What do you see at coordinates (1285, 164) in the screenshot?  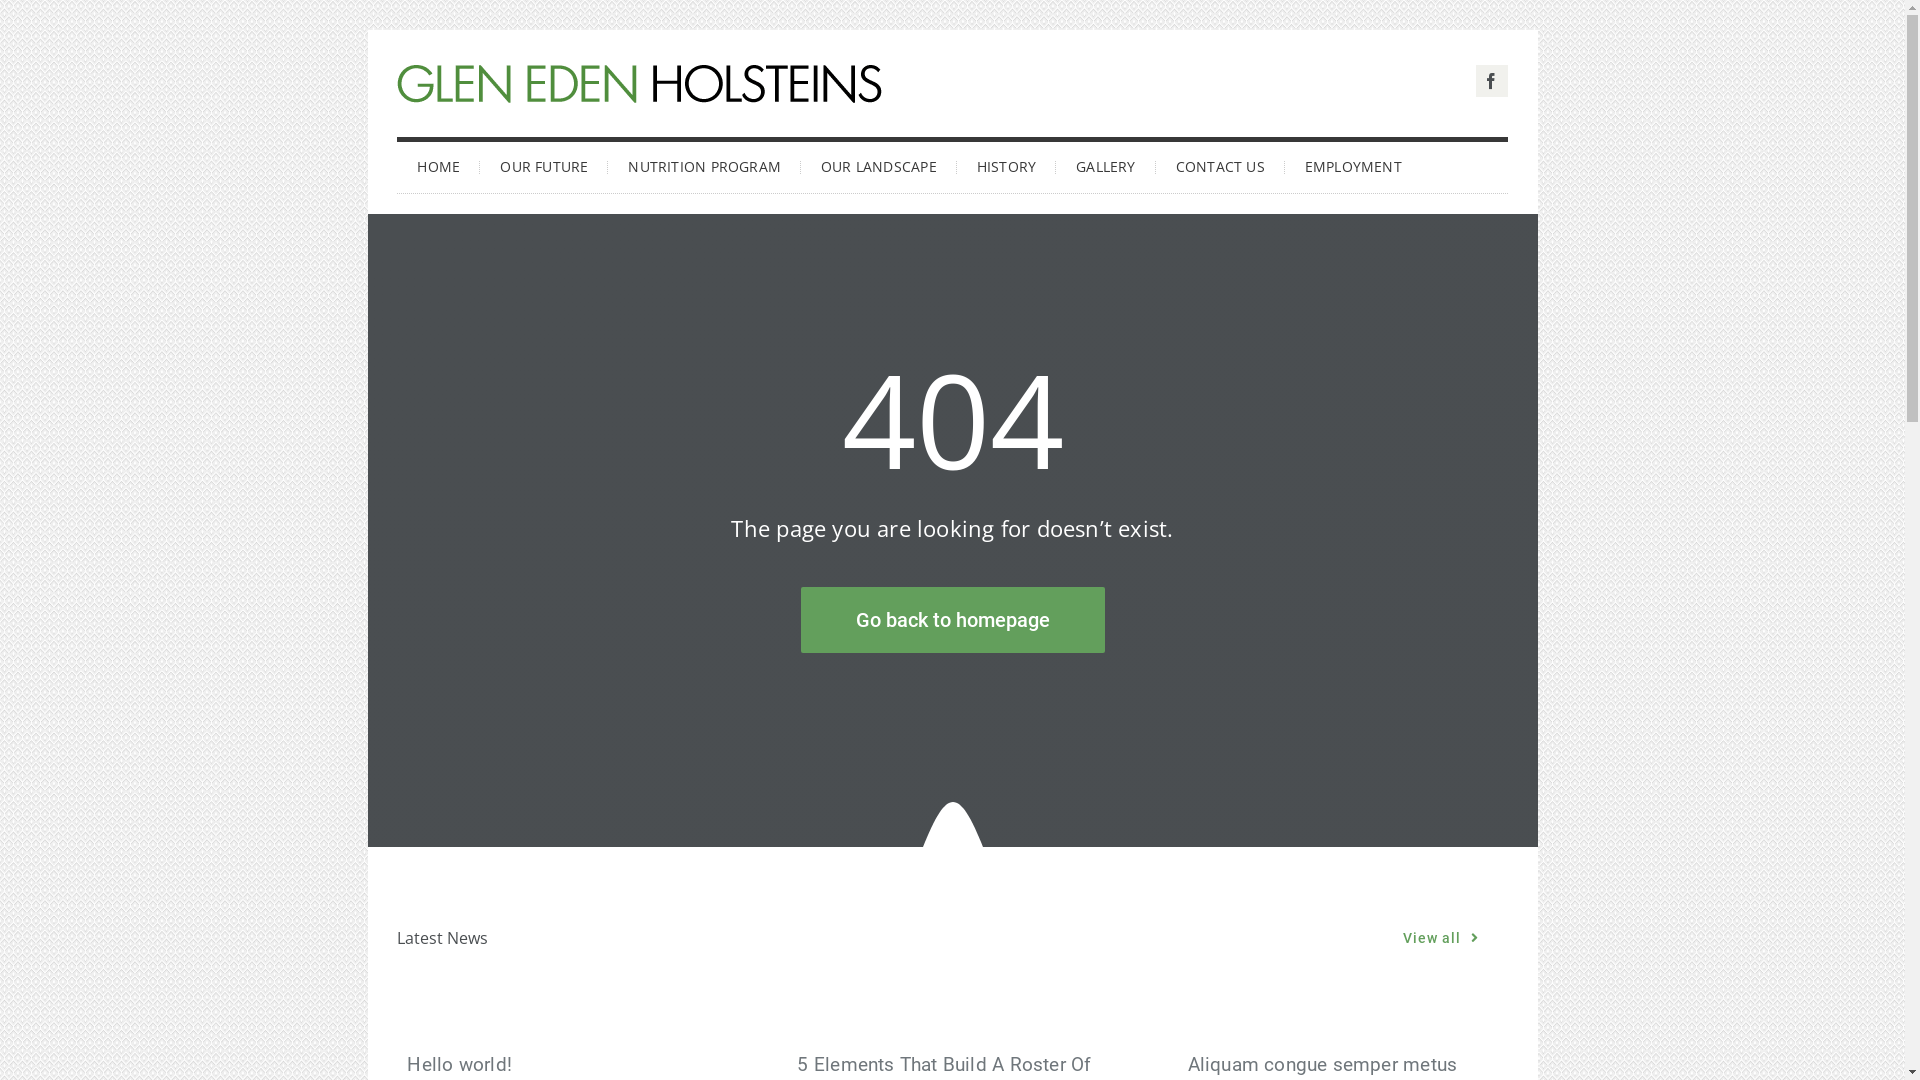 I see `'EMPLOYMENT'` at bounding box center [1285, 164].